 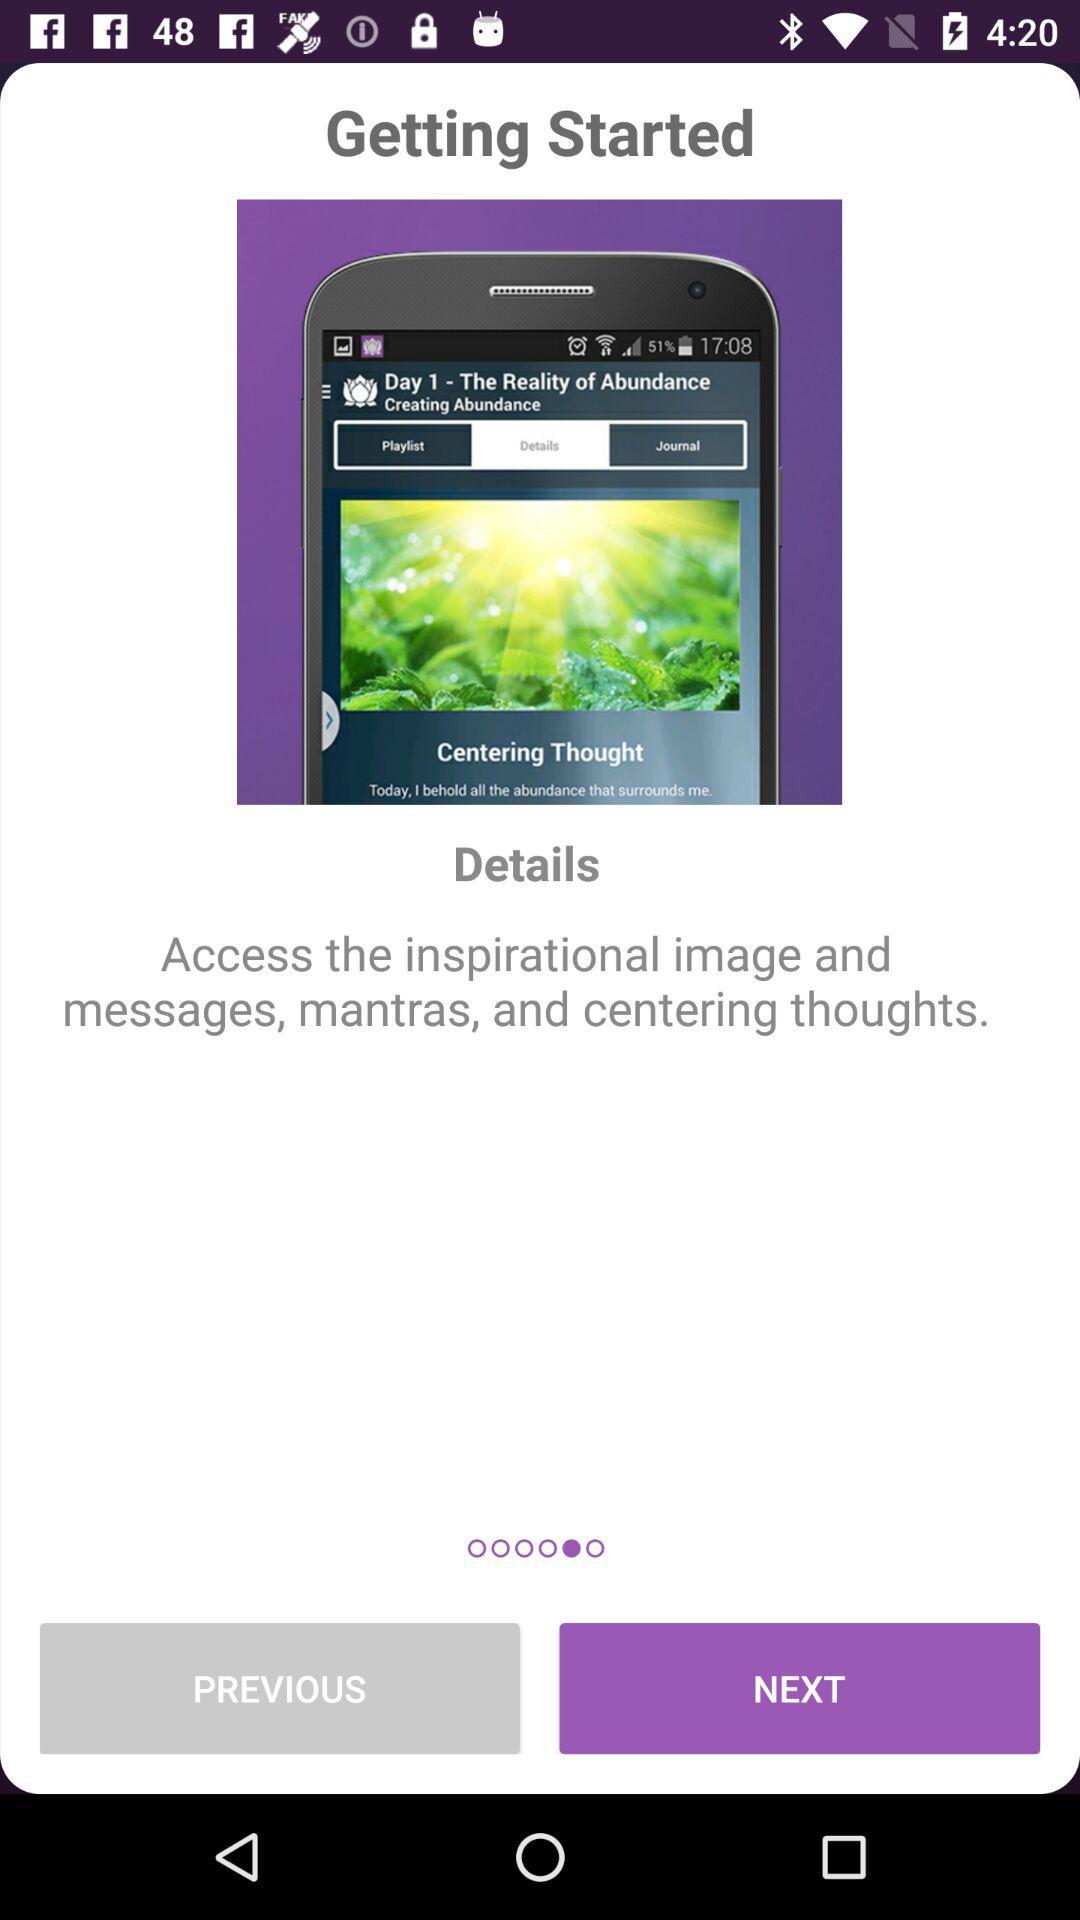 What do you see at coordinates (798, 1687) in the screenshot?
I see `the next` at bounding box center [798, 1687].